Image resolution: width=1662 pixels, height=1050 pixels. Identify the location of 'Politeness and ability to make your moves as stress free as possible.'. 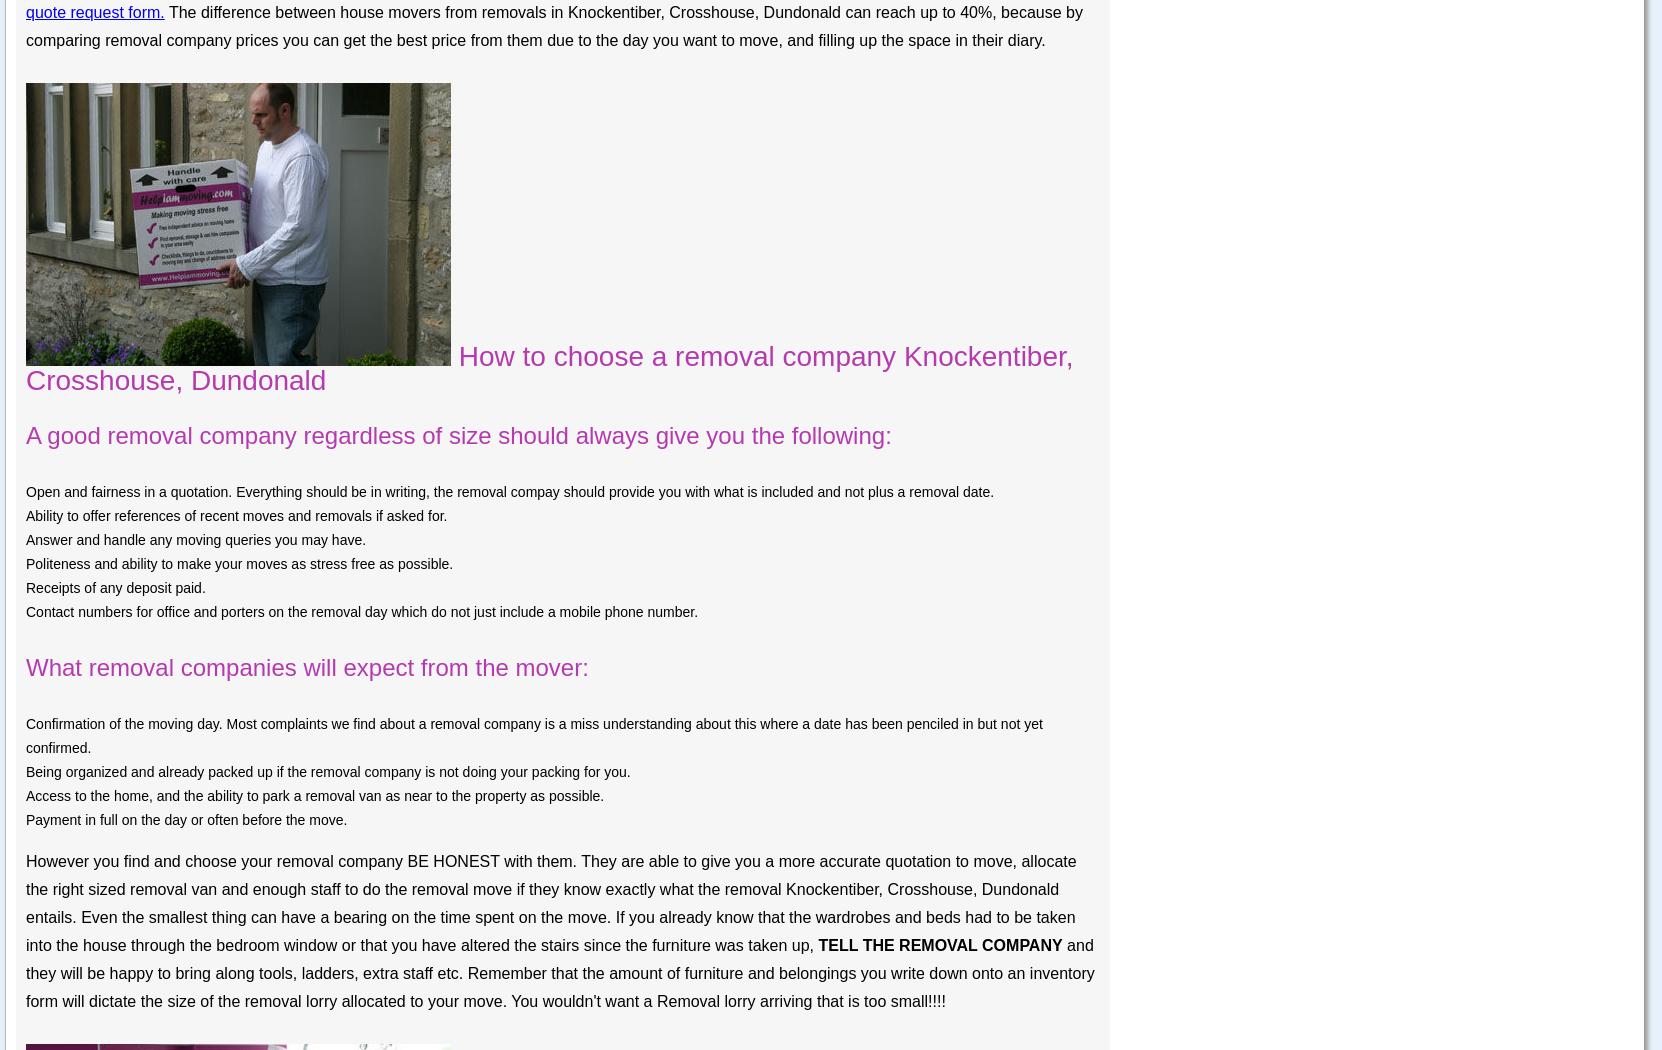
(238, 562).